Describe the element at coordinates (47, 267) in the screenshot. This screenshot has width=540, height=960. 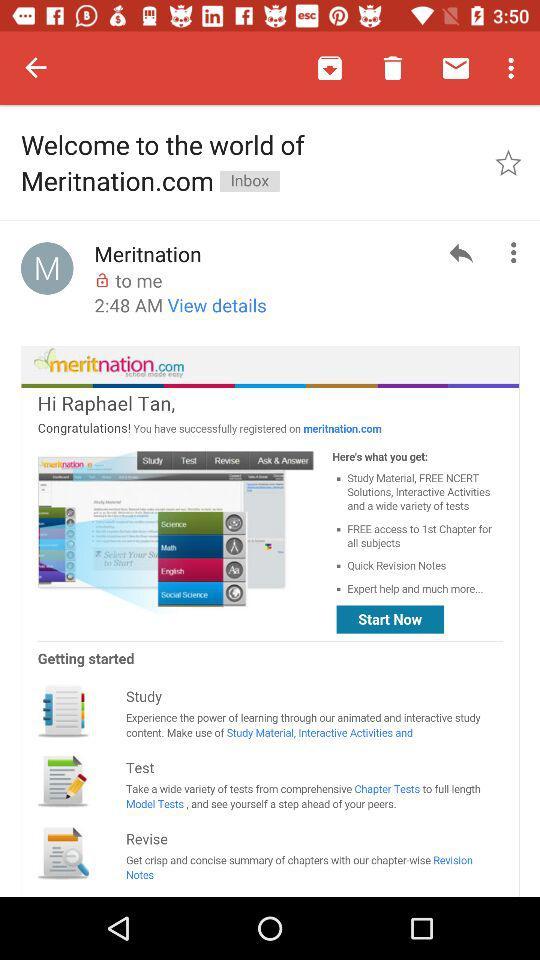
I see `icon left to meritnation` at that location.